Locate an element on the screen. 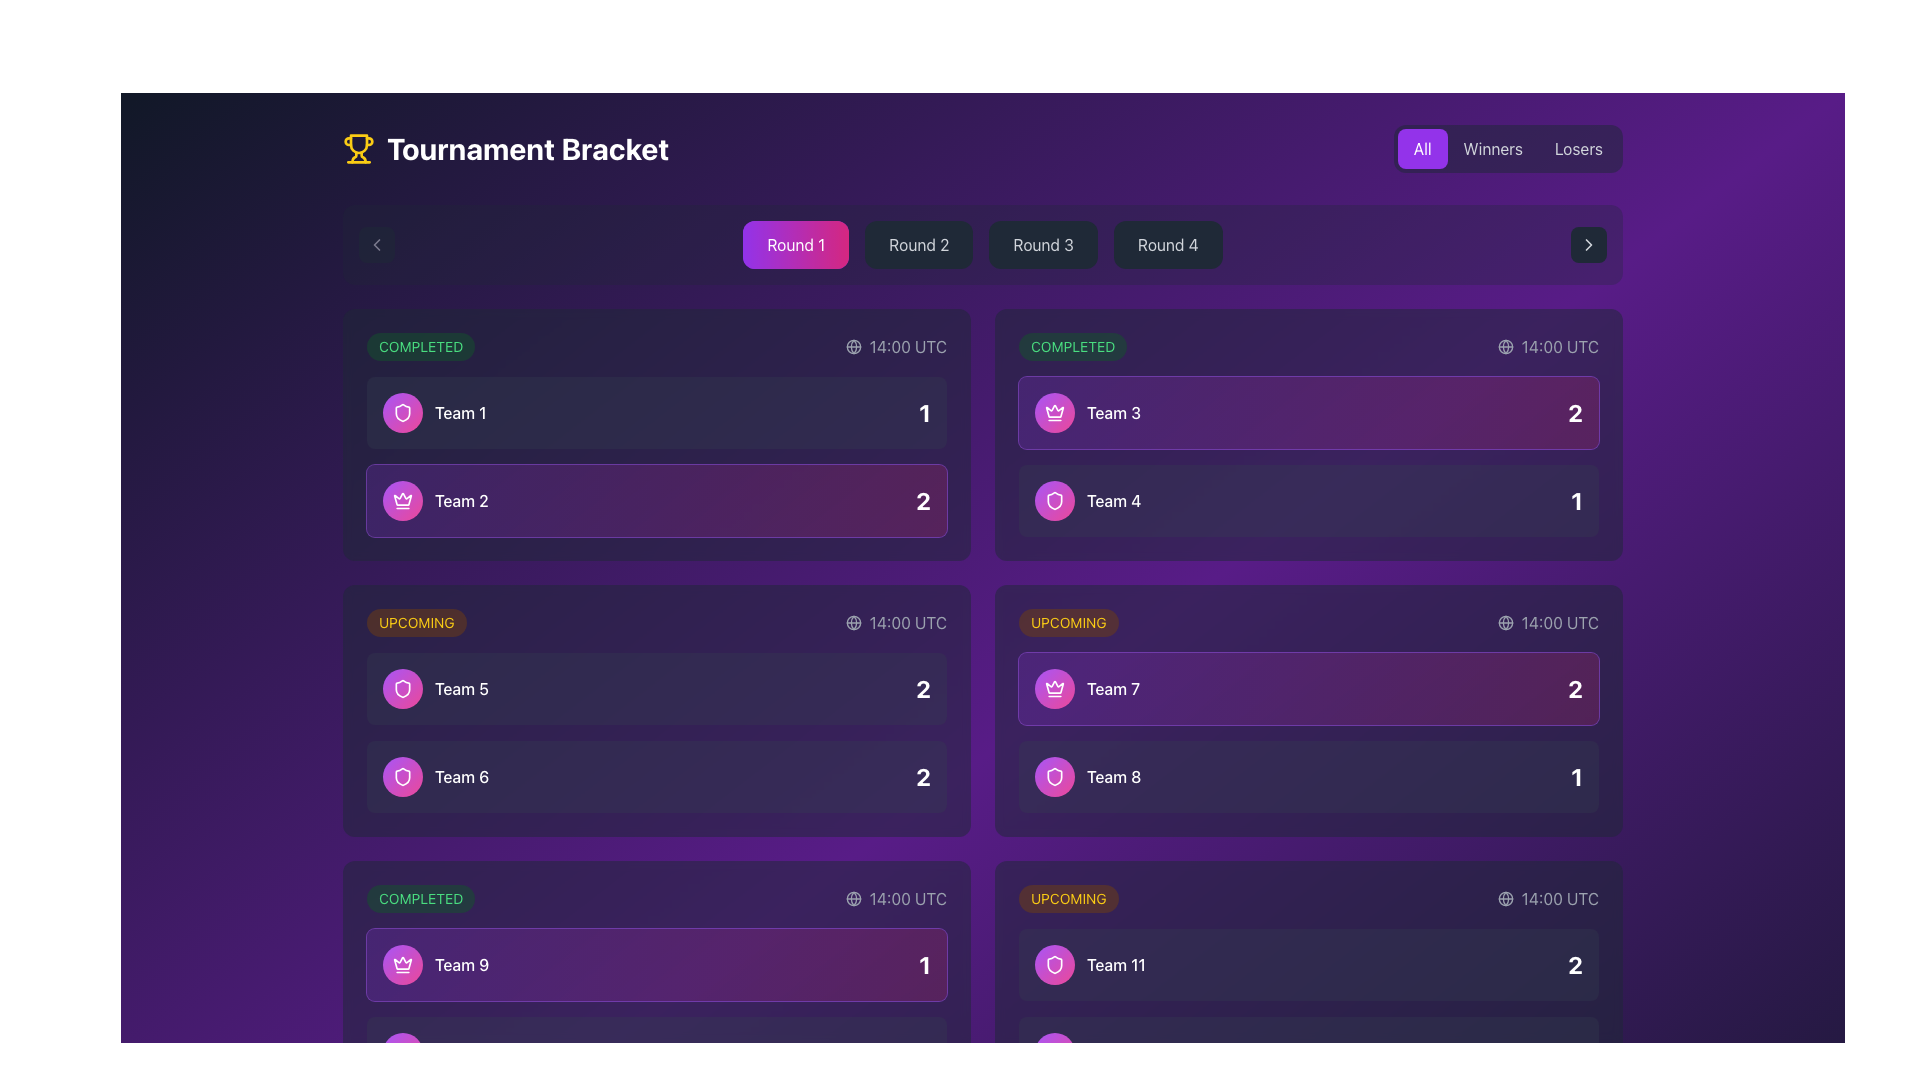  the 'Losers' filter button located in the top-right corner of the interface to adjust the displayed content to show the 'Losers' category is located at coordinates (1578, 148).